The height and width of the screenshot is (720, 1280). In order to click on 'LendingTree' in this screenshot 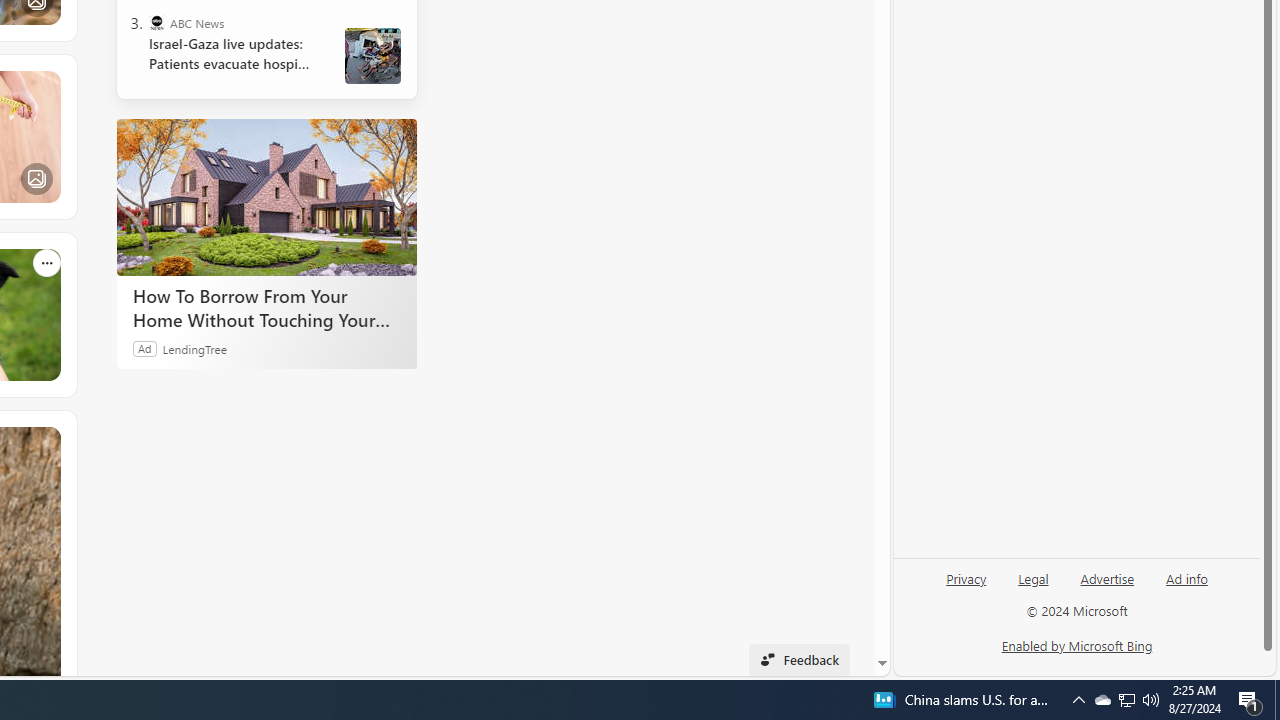, I will do `click(195, 347)`.